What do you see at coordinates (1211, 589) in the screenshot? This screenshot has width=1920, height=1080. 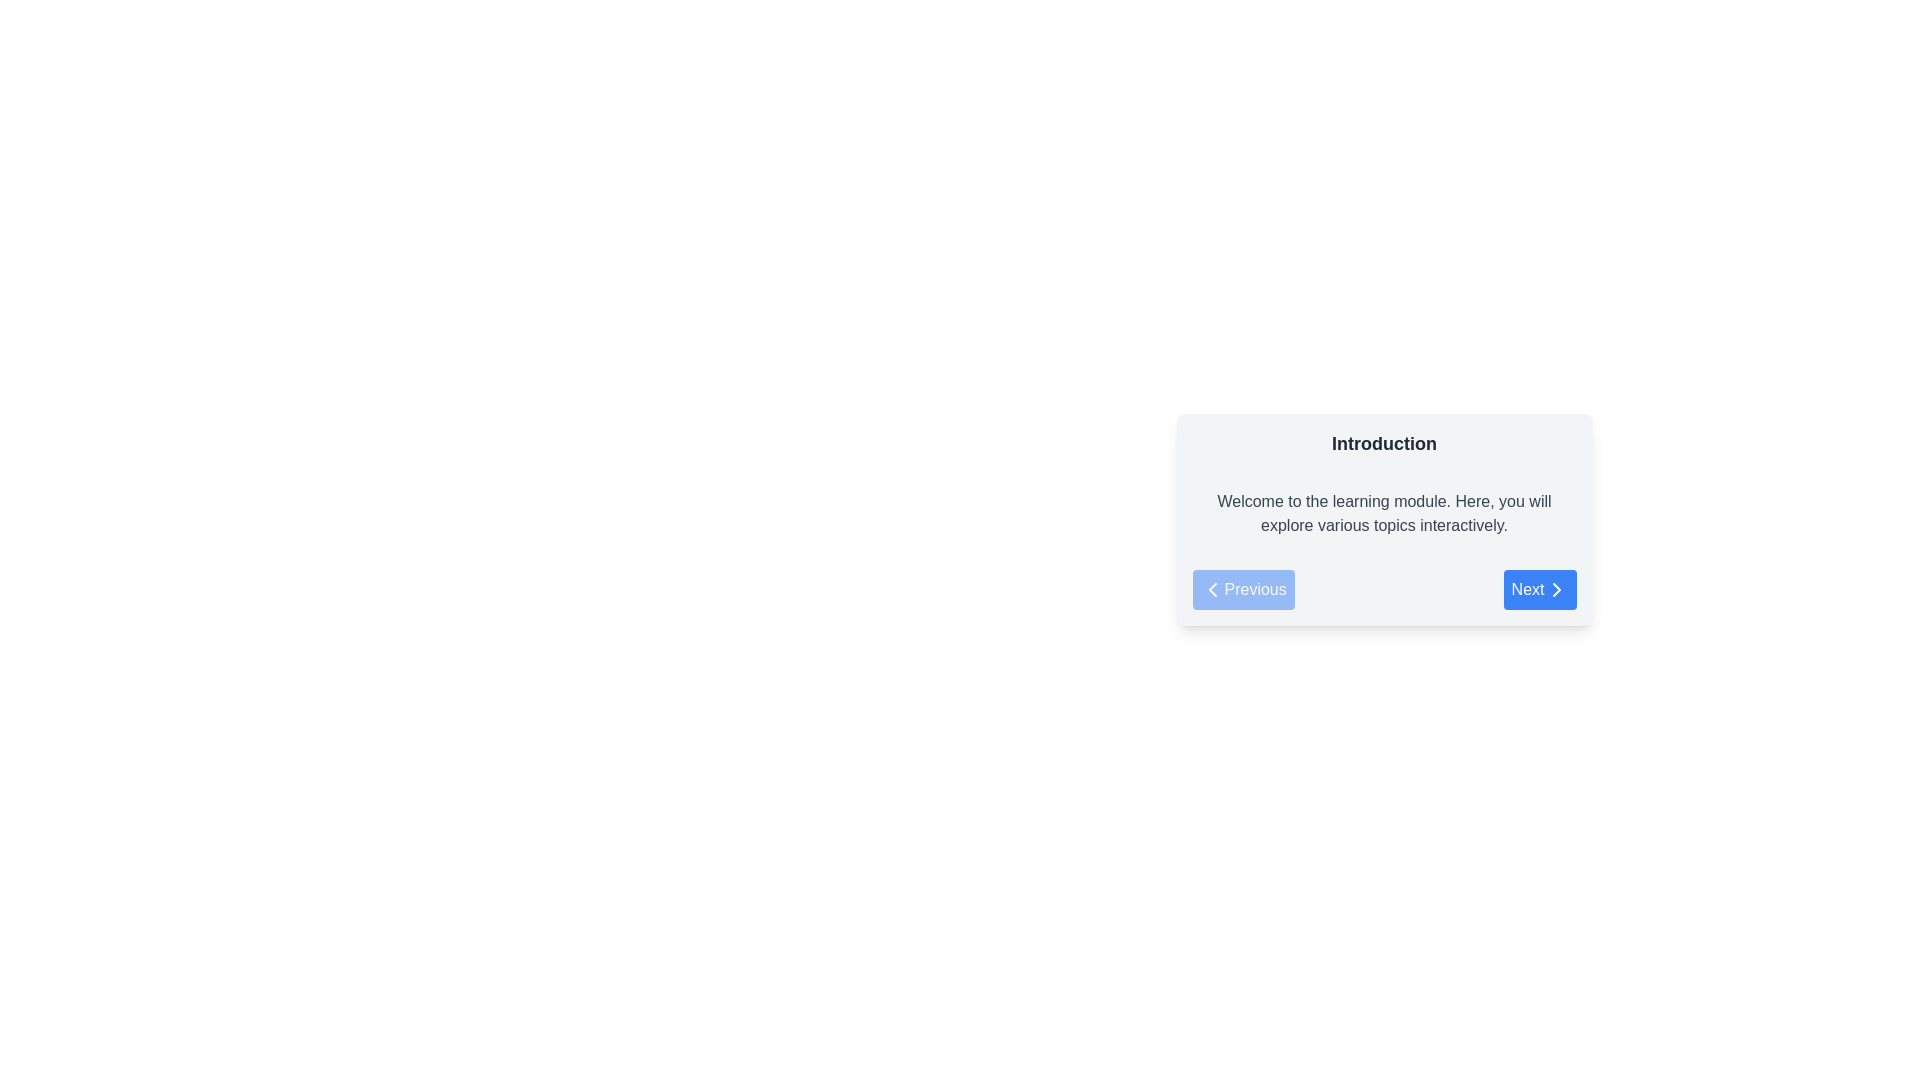 I see `the leftward-pointing chevron icon, which is part of the 'Previous' button located within a rectangular card in the lower right region of the display` at bounding box center [1211, 589].